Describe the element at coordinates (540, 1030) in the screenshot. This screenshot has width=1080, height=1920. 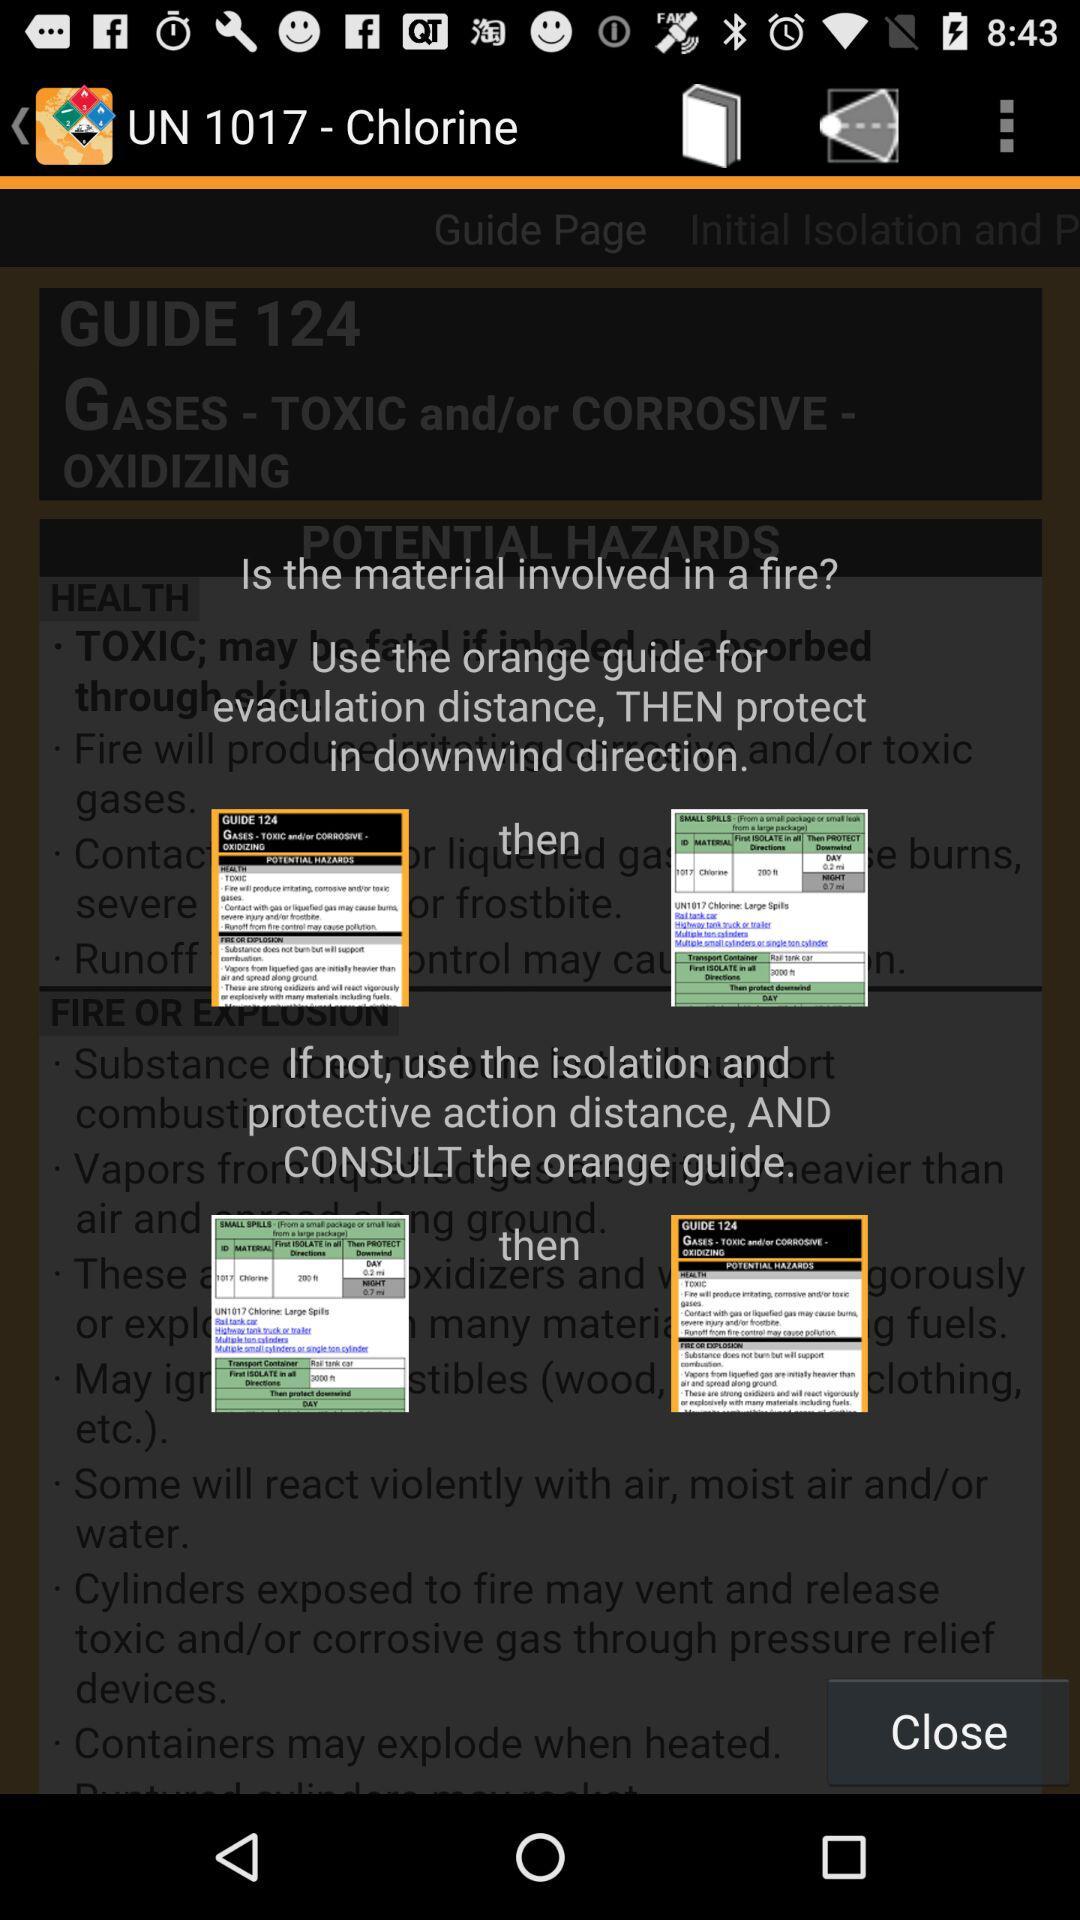
I see `full page` at that location.